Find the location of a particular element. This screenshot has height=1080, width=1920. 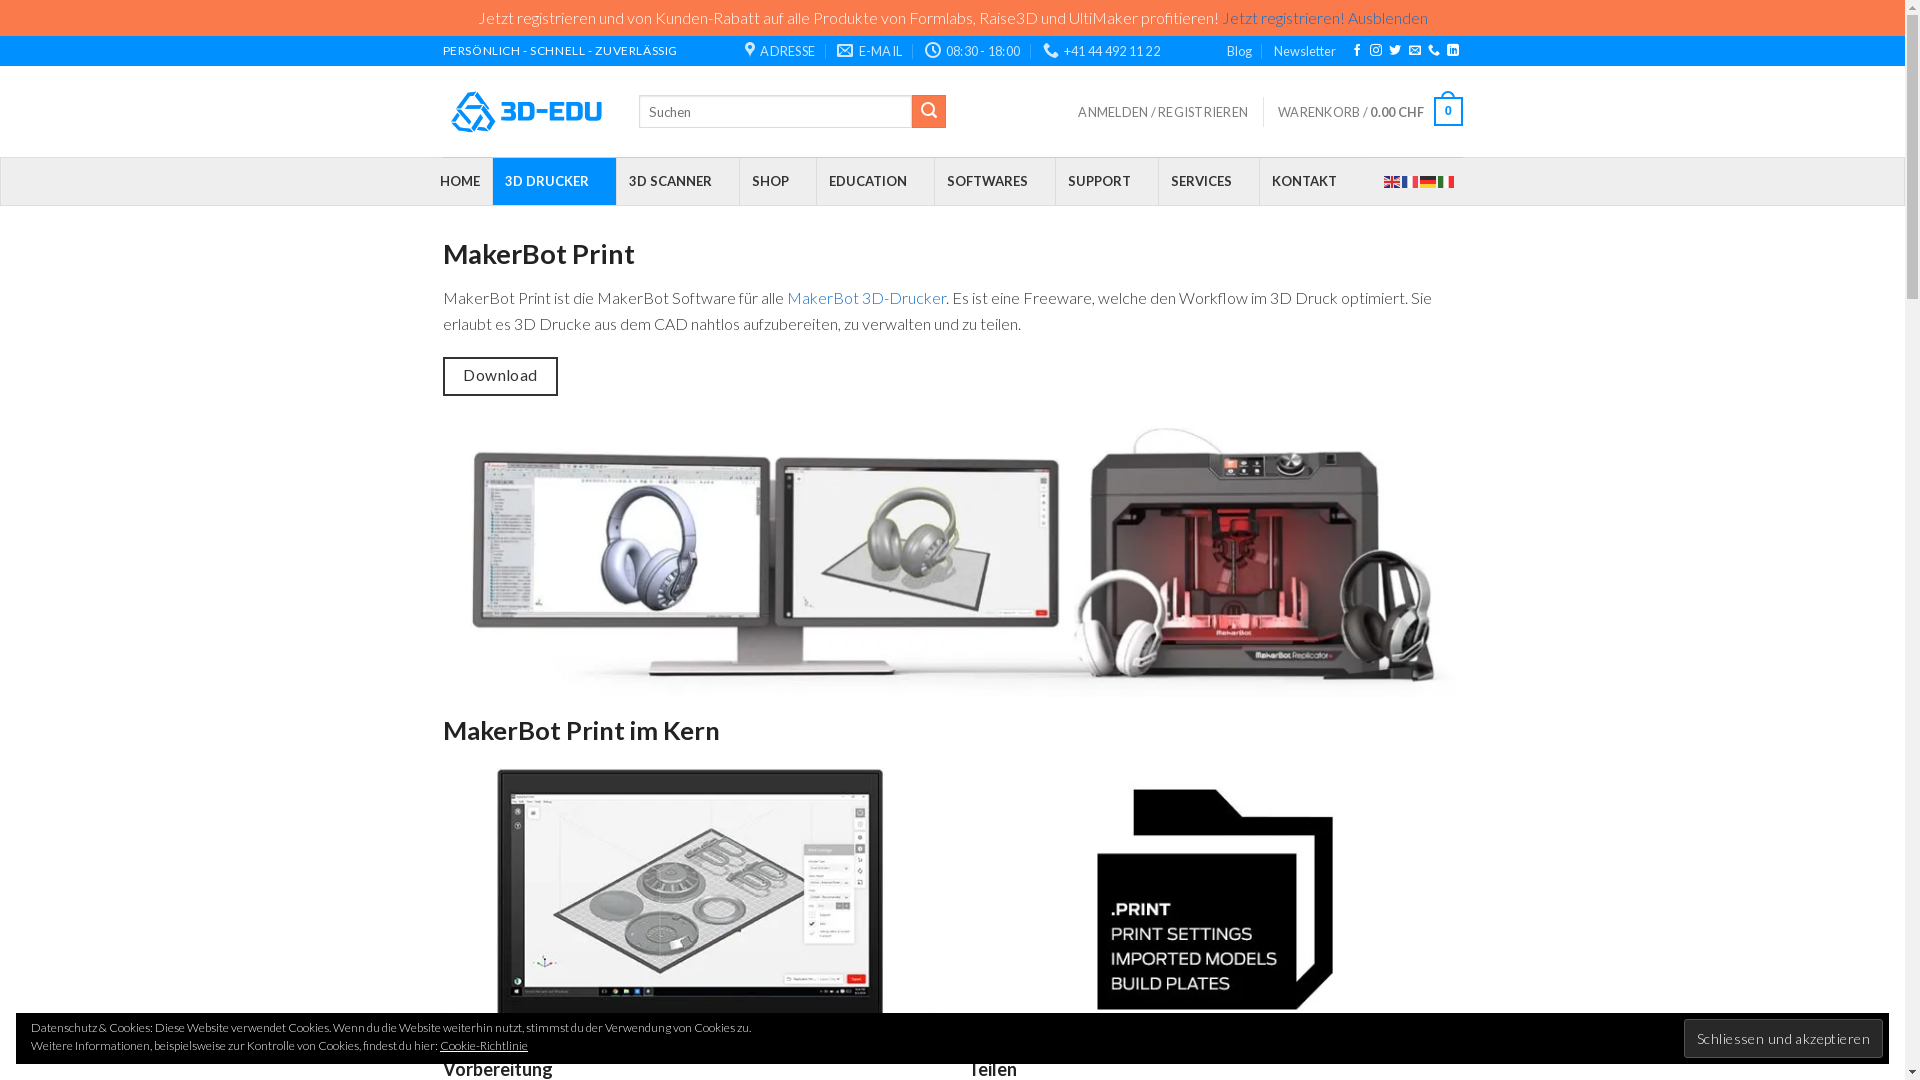

'Italiano' is located at coordinates (1446, 180).